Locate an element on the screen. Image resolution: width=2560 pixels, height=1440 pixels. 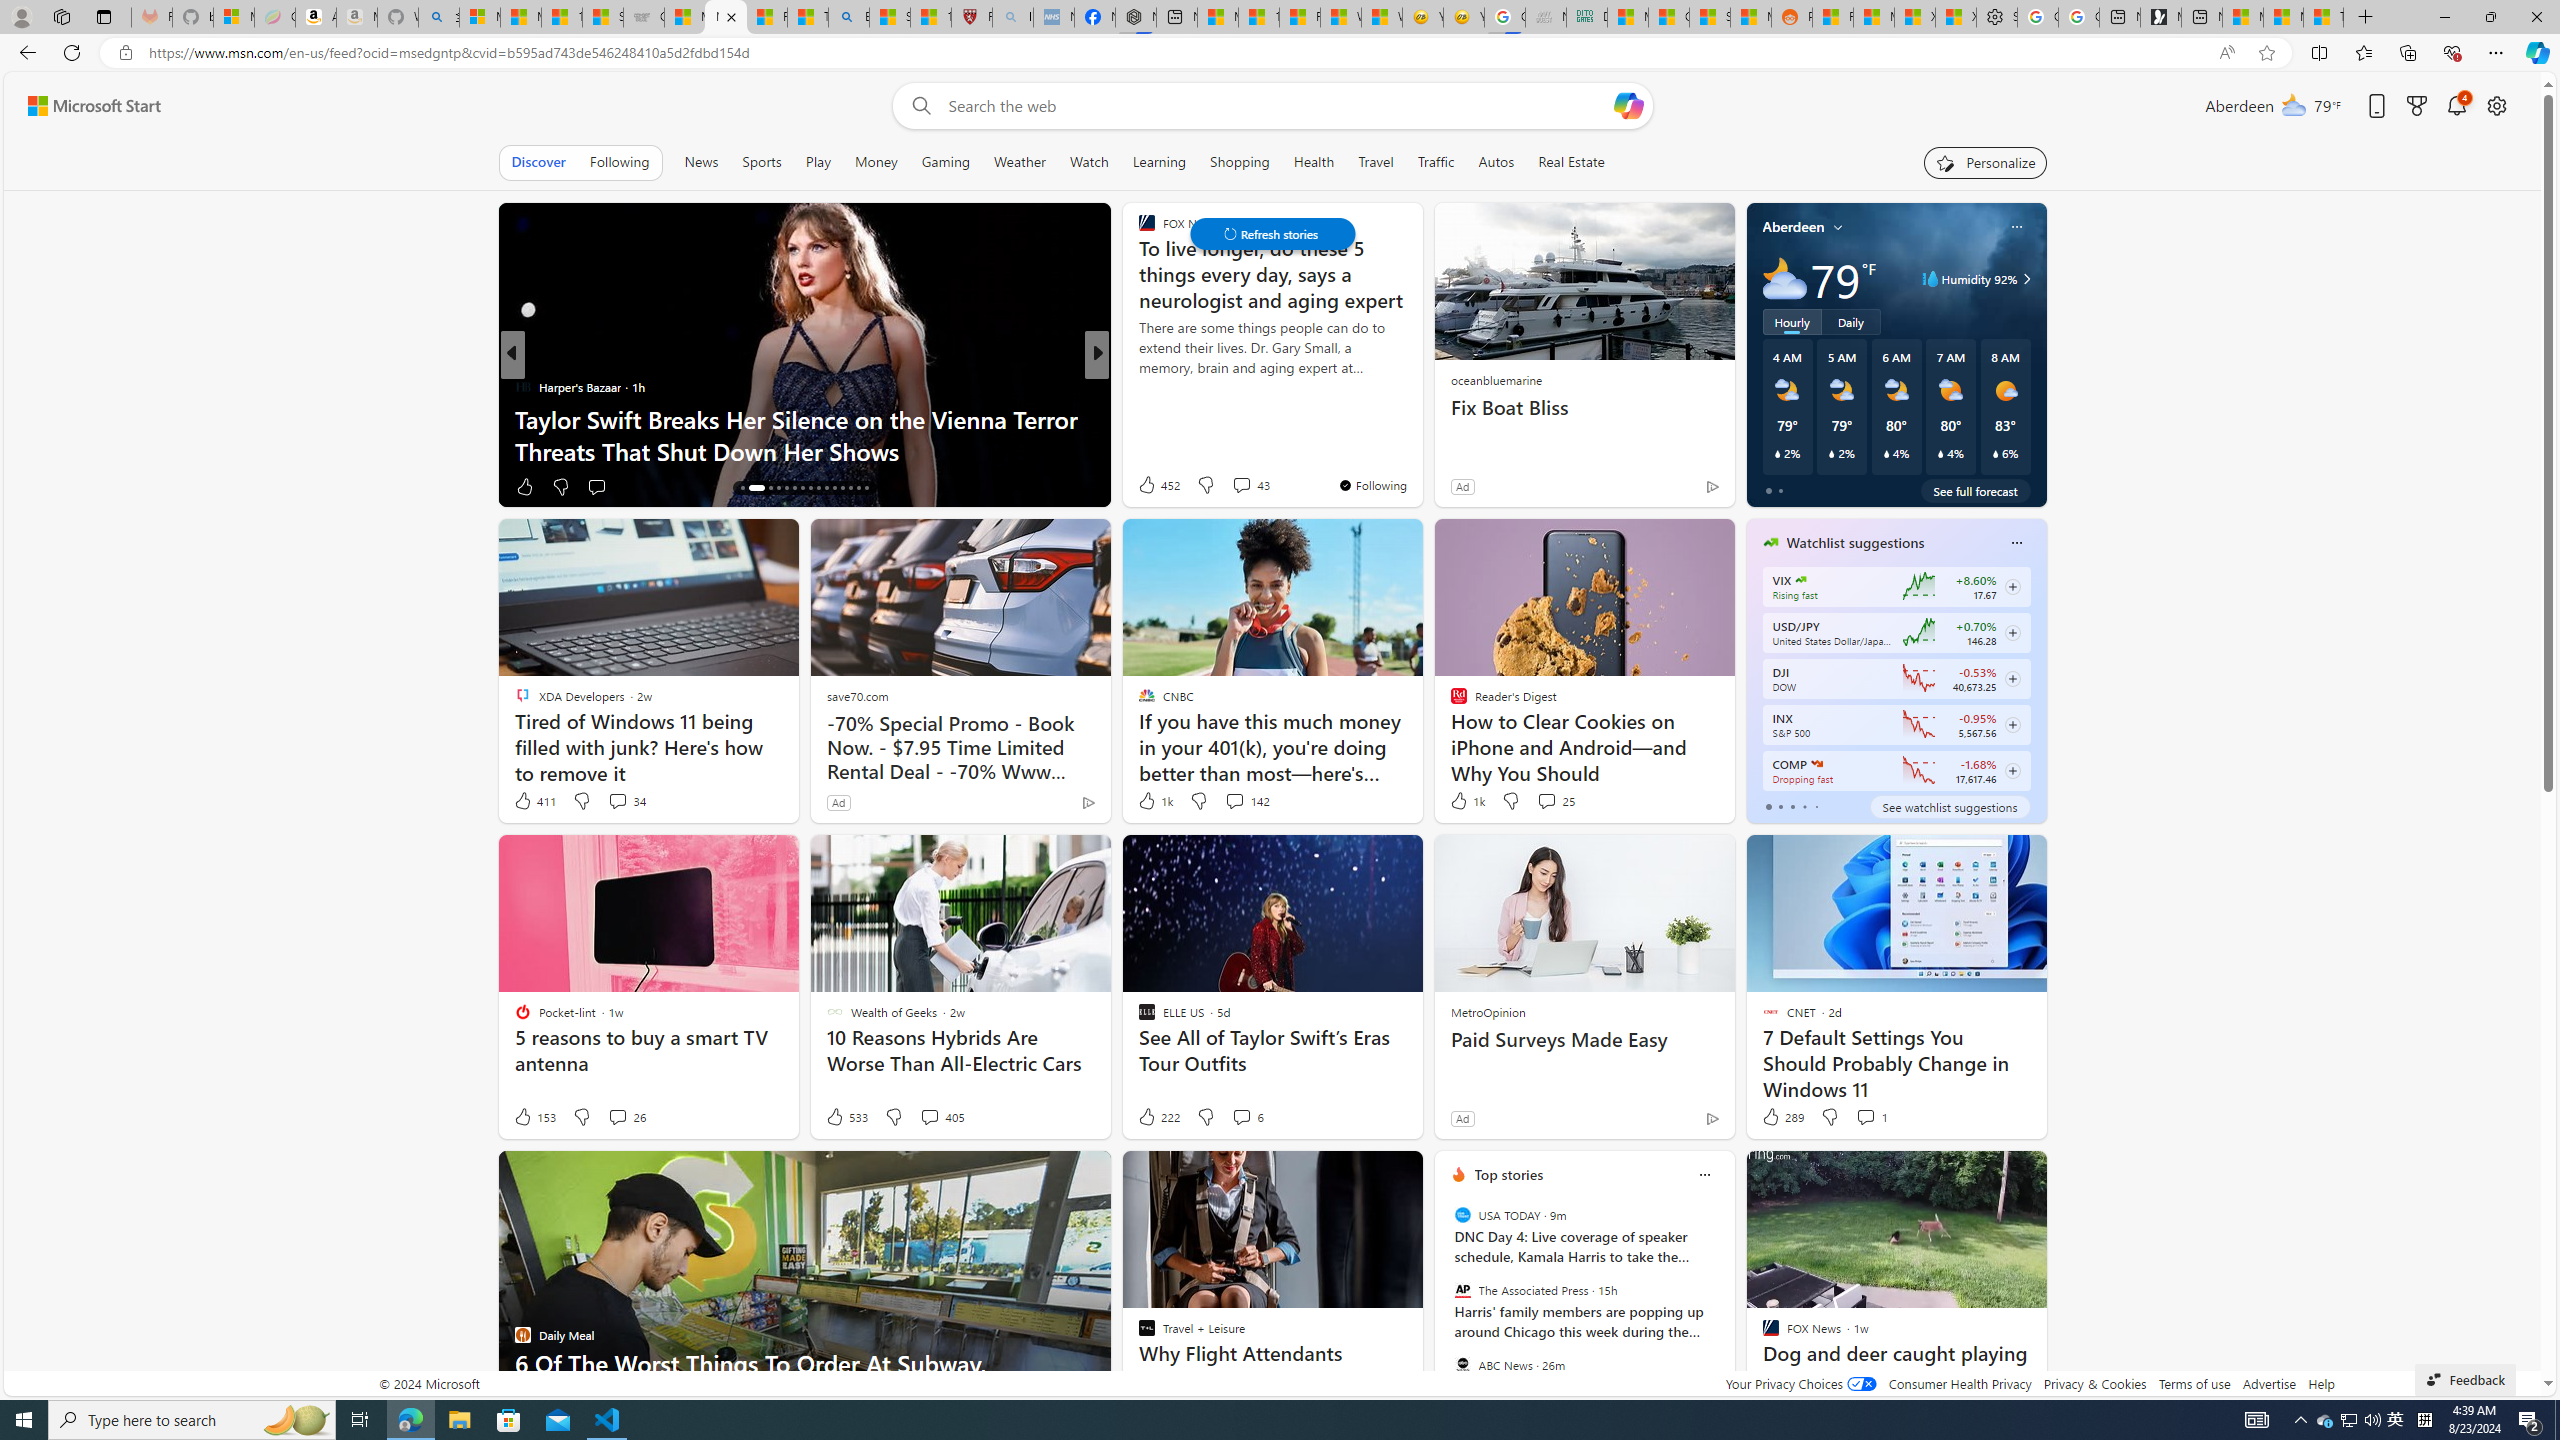
'AutomationID: tab-24' is located at coordinates (816, 487).